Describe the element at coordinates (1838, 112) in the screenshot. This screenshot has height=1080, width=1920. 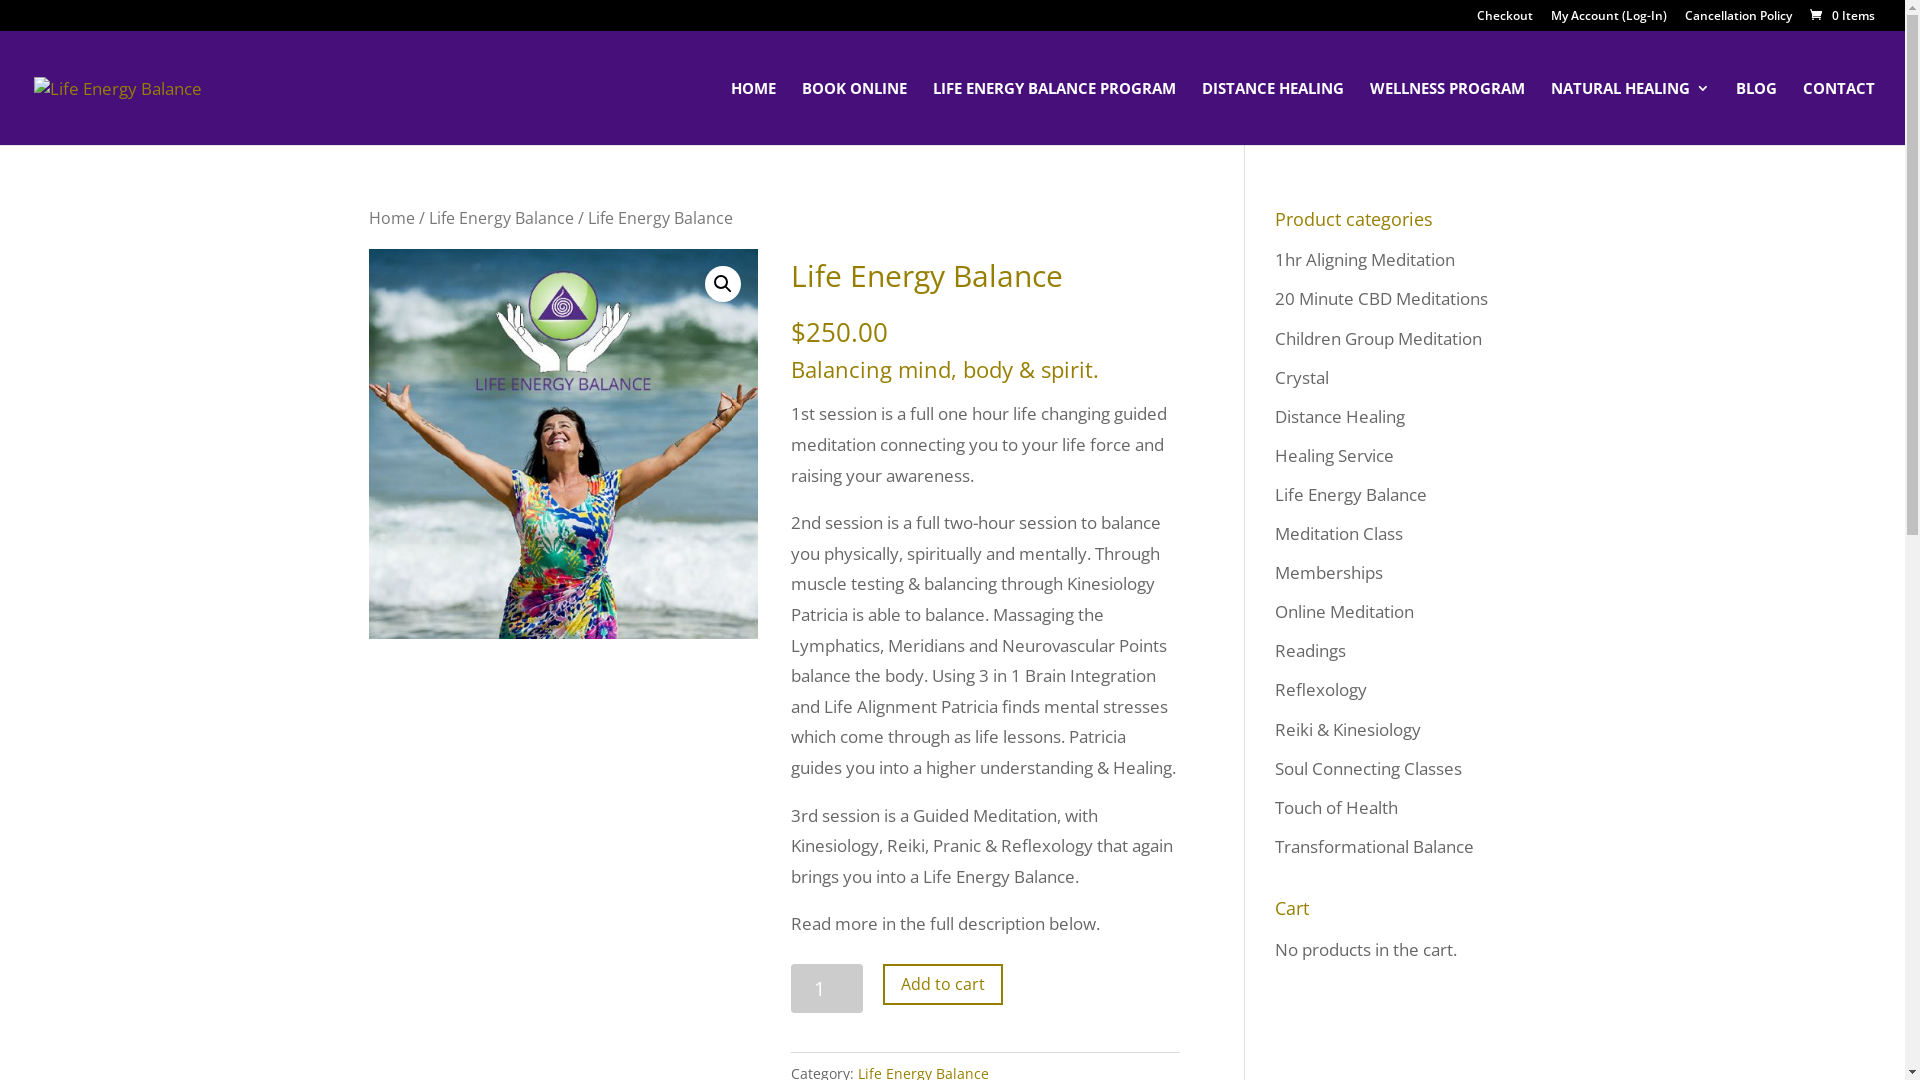
I see `'CONTACT'` at that location.